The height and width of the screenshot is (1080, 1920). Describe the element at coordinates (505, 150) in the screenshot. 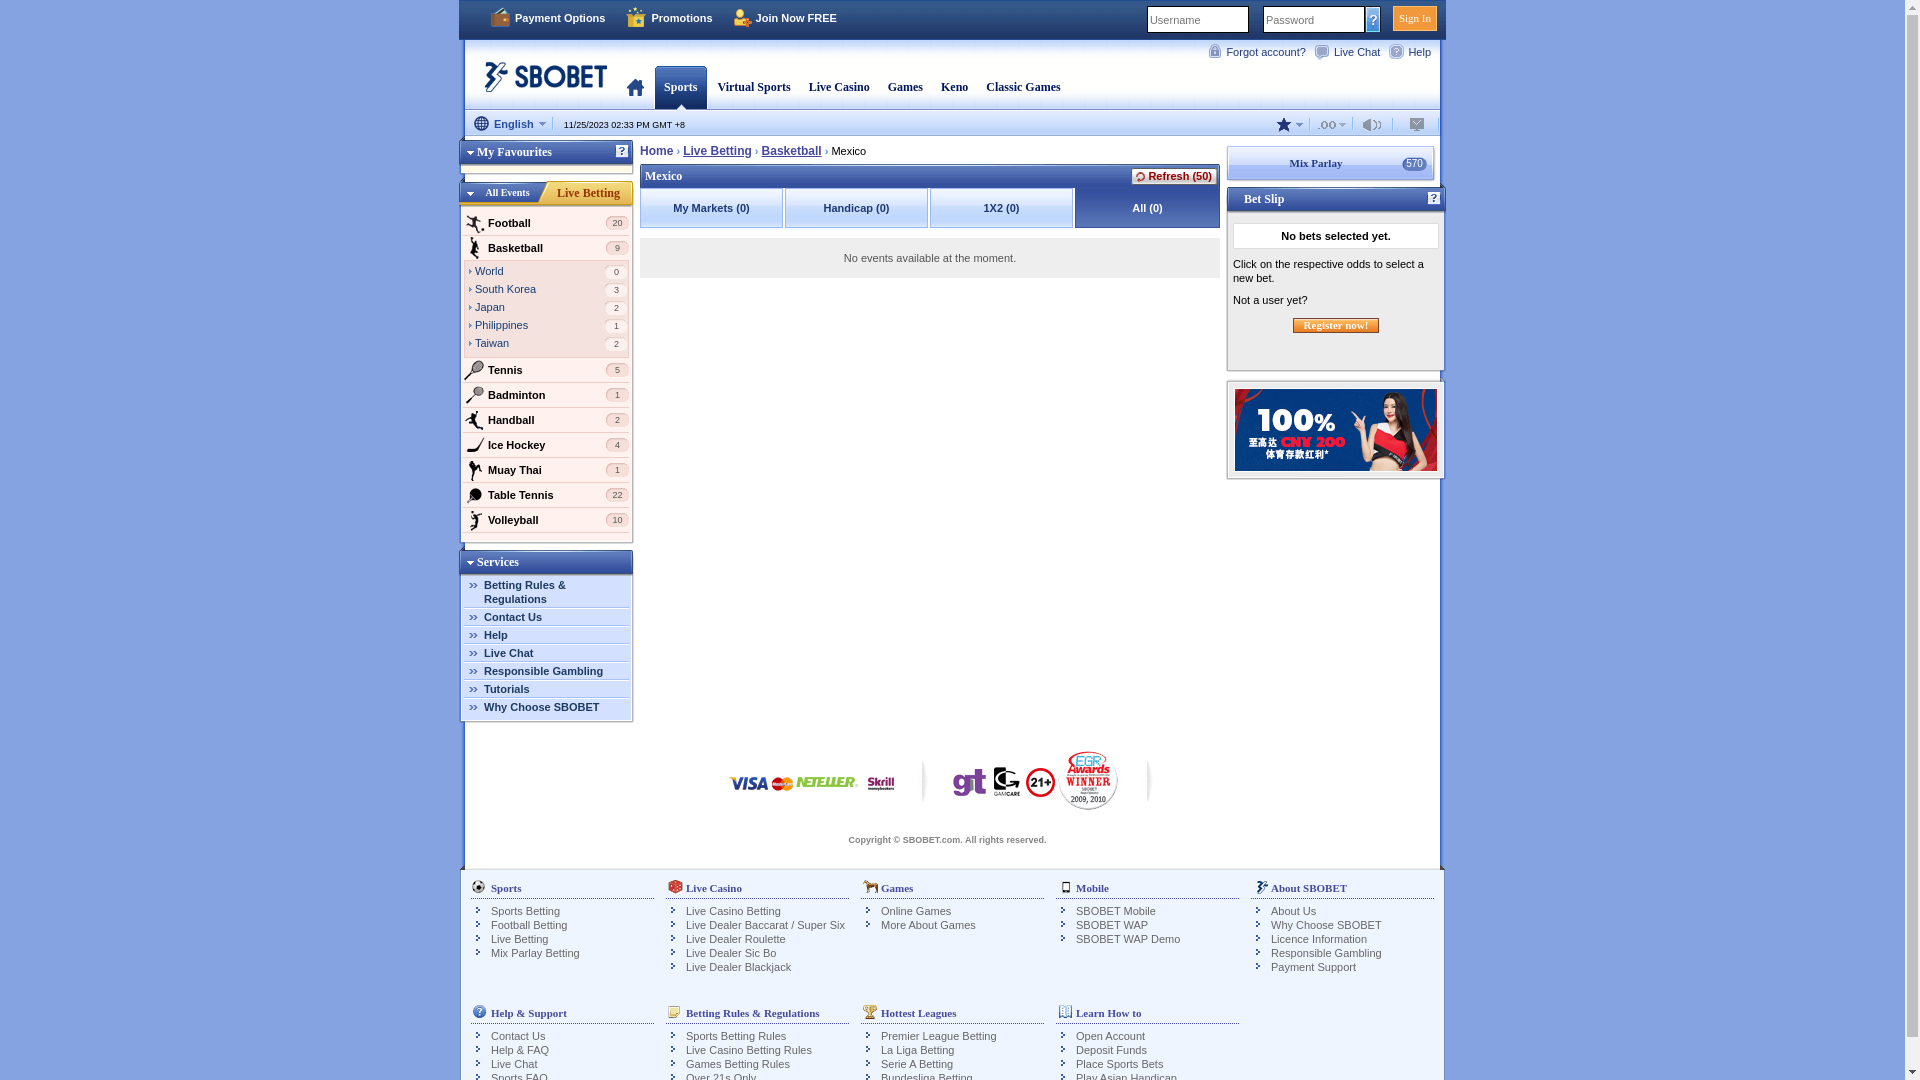

I see `'My Favourites'` at that location.